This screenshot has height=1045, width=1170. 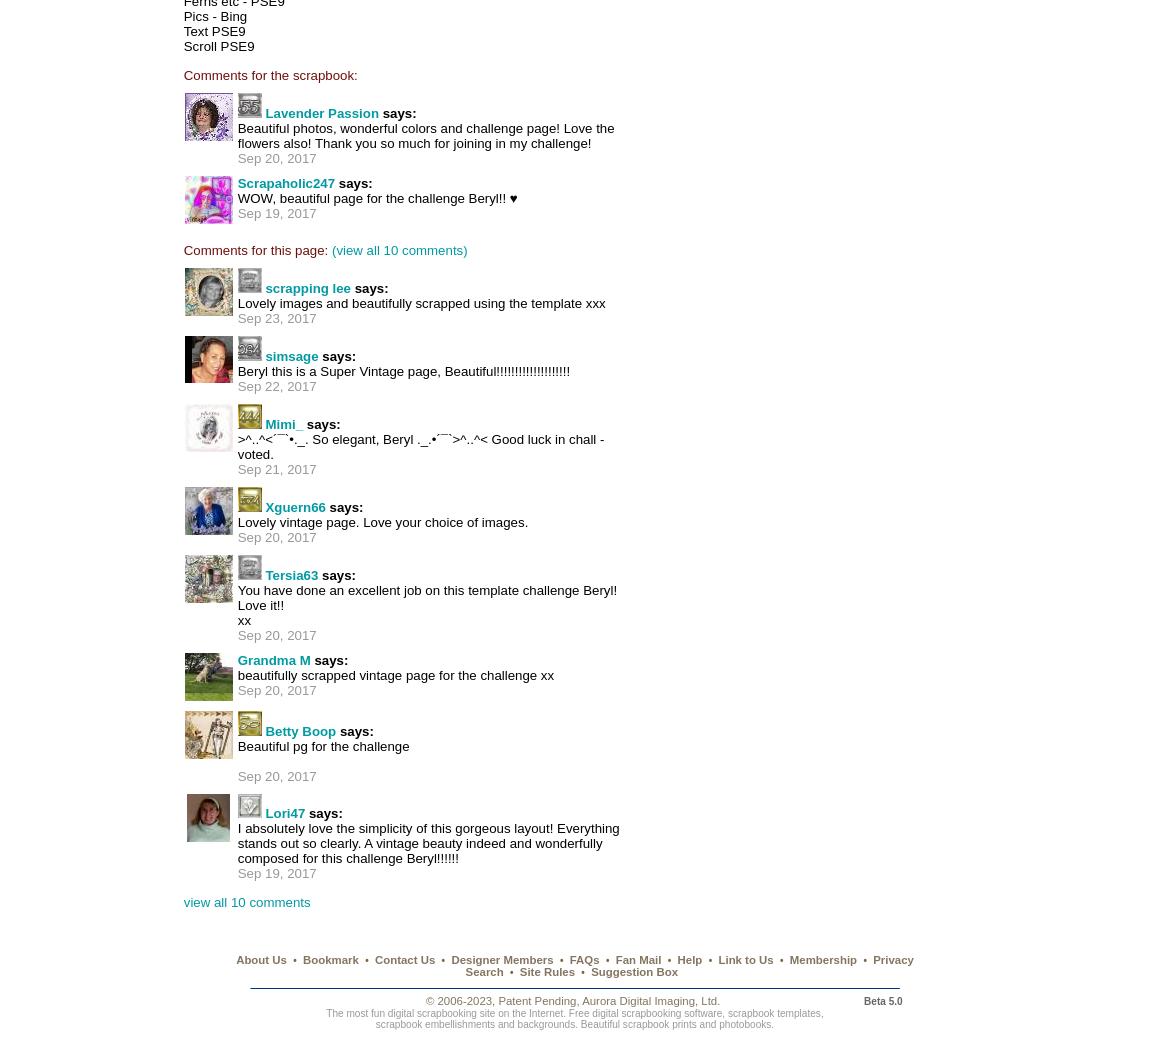 I want to click on 'beautifully scrapped vintage page for the challenge xx', so click(x=395, y=675).